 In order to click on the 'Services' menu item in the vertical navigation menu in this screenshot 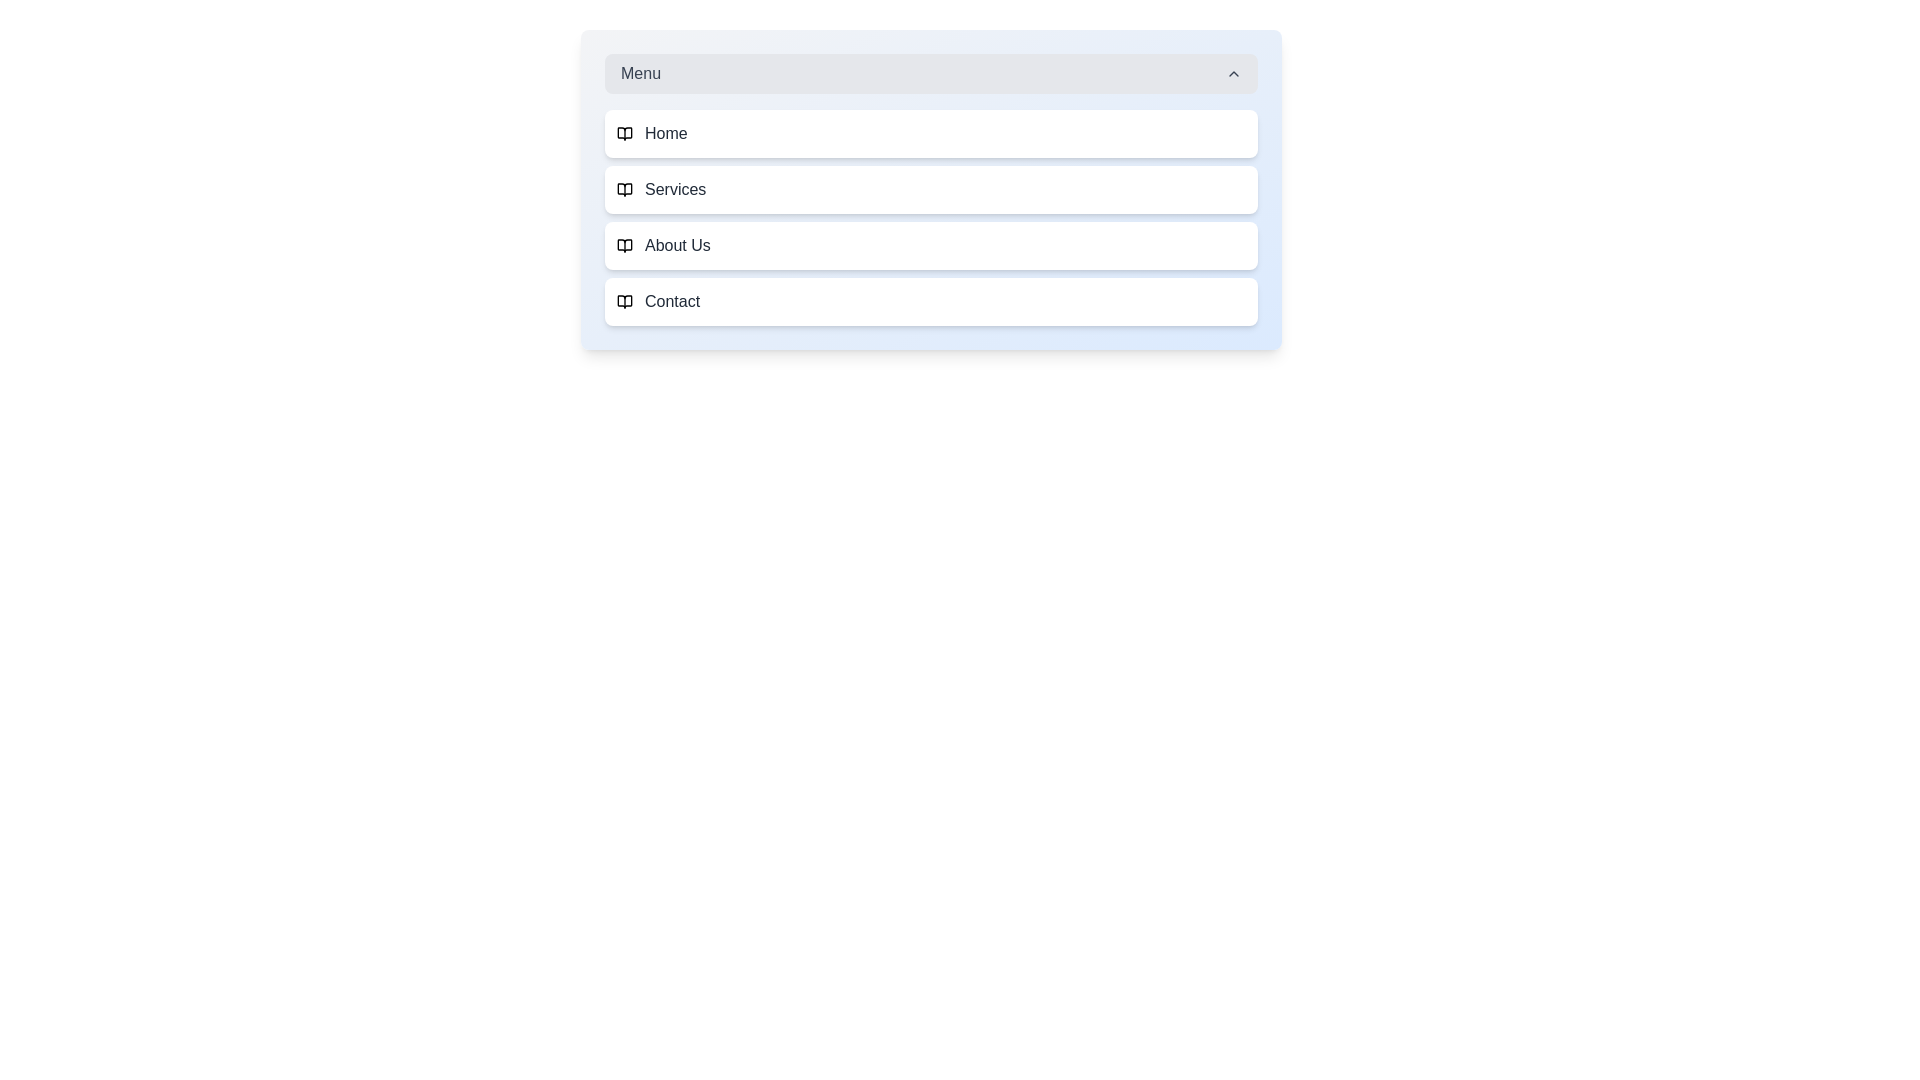, I will do `click(930, 218)`.